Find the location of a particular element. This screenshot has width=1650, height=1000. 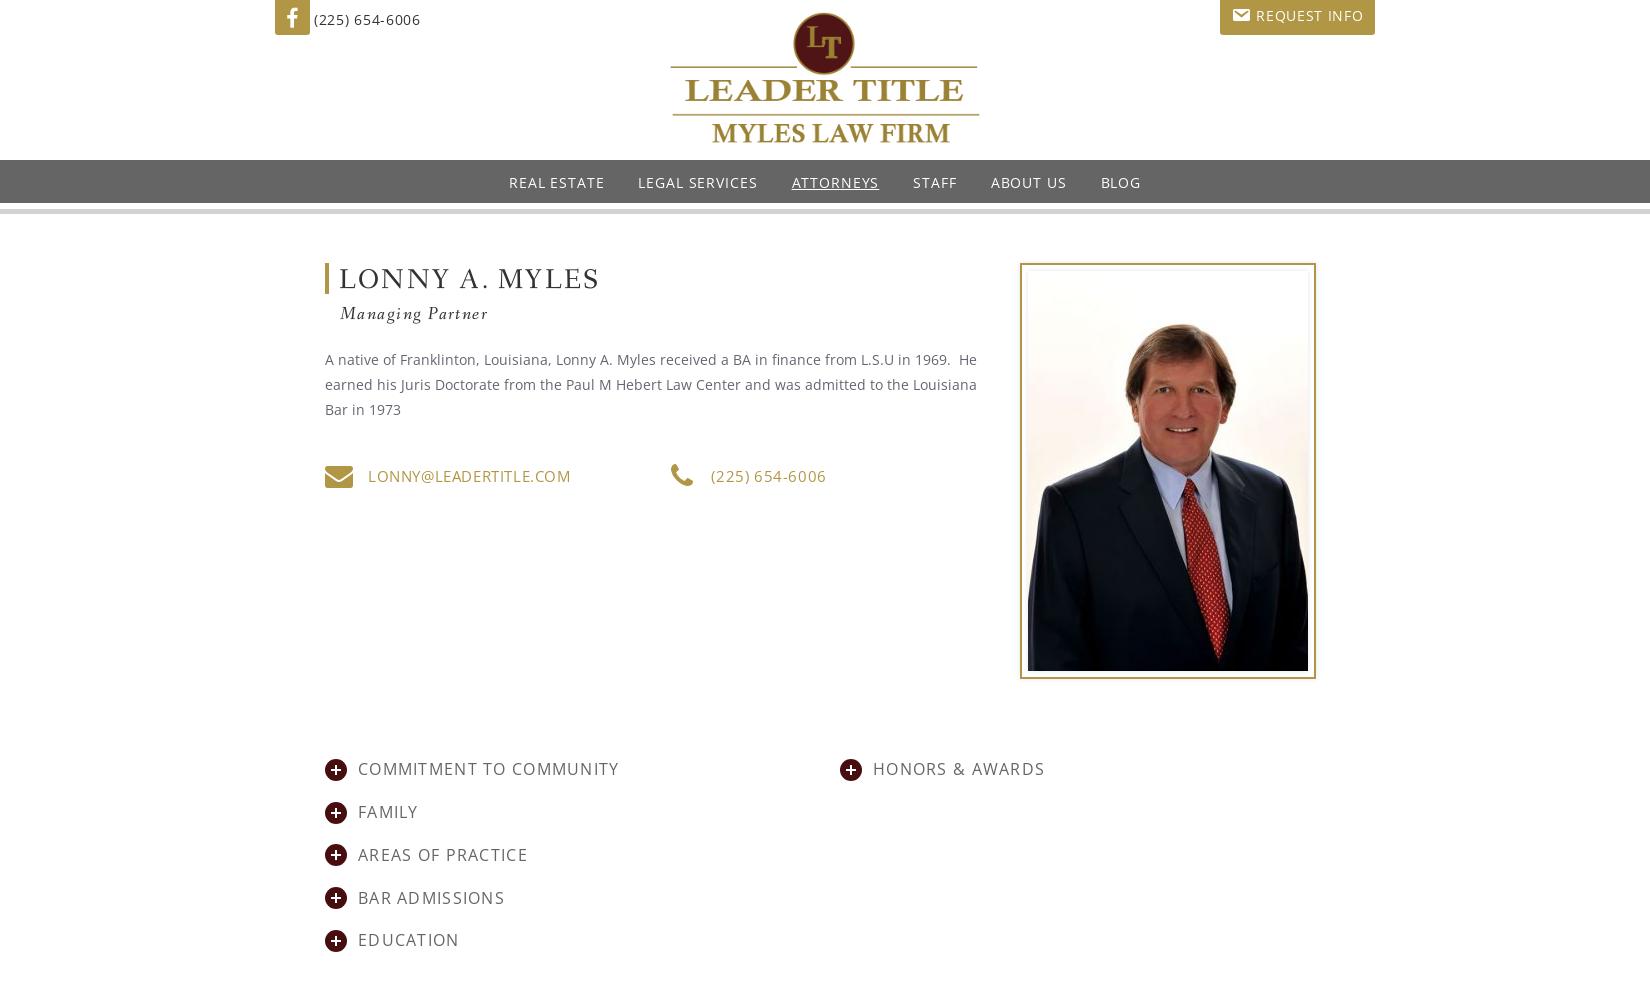

'Request Info' is located at coordinates (1308, 15).